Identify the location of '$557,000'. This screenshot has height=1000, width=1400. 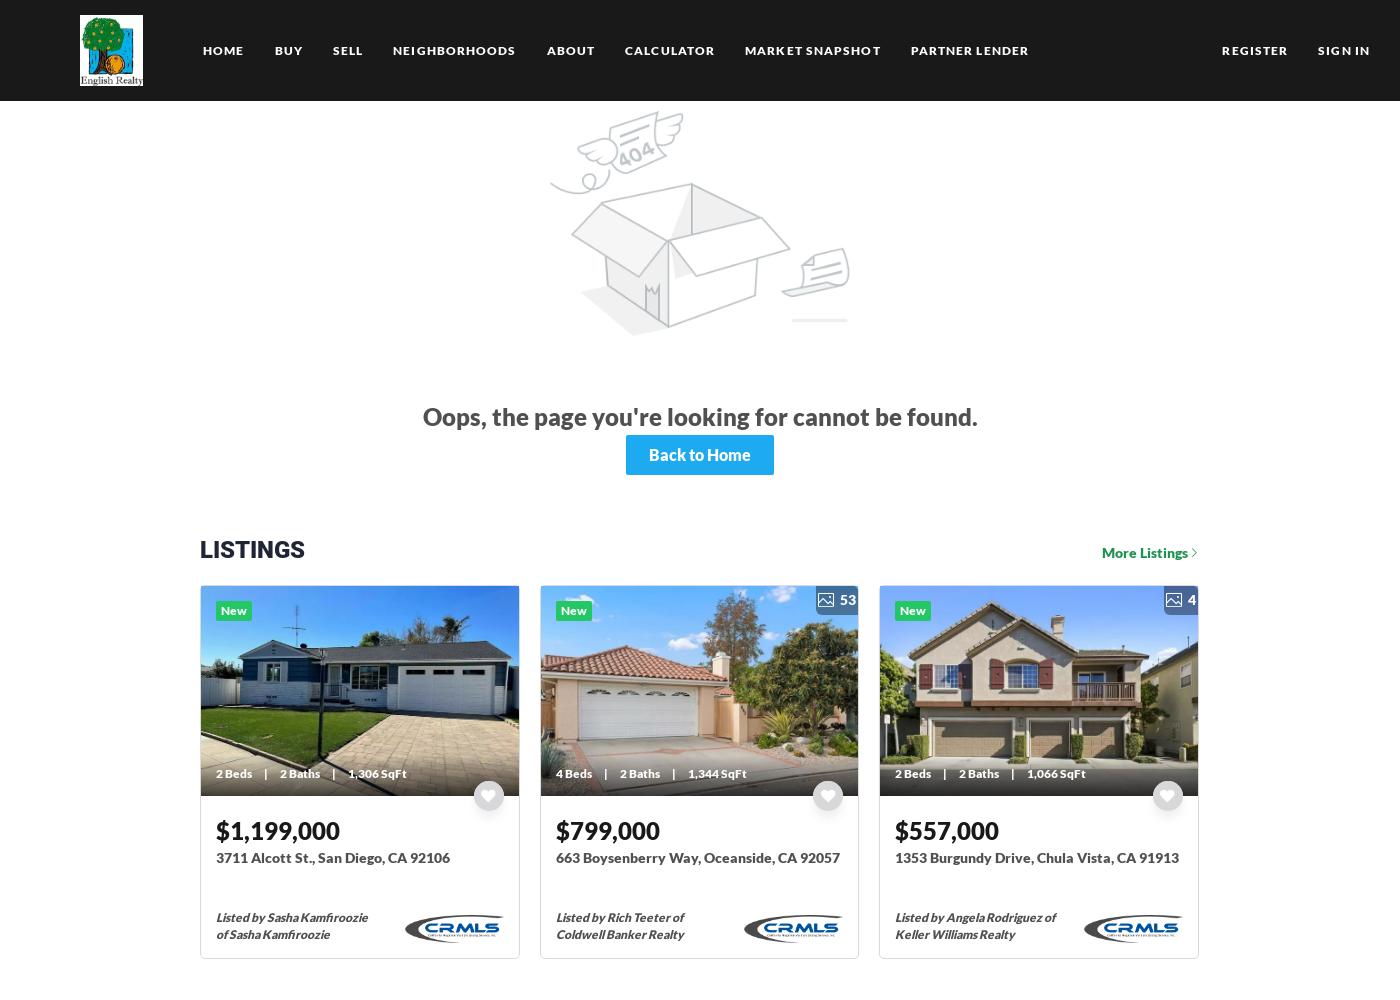
(894, 829).